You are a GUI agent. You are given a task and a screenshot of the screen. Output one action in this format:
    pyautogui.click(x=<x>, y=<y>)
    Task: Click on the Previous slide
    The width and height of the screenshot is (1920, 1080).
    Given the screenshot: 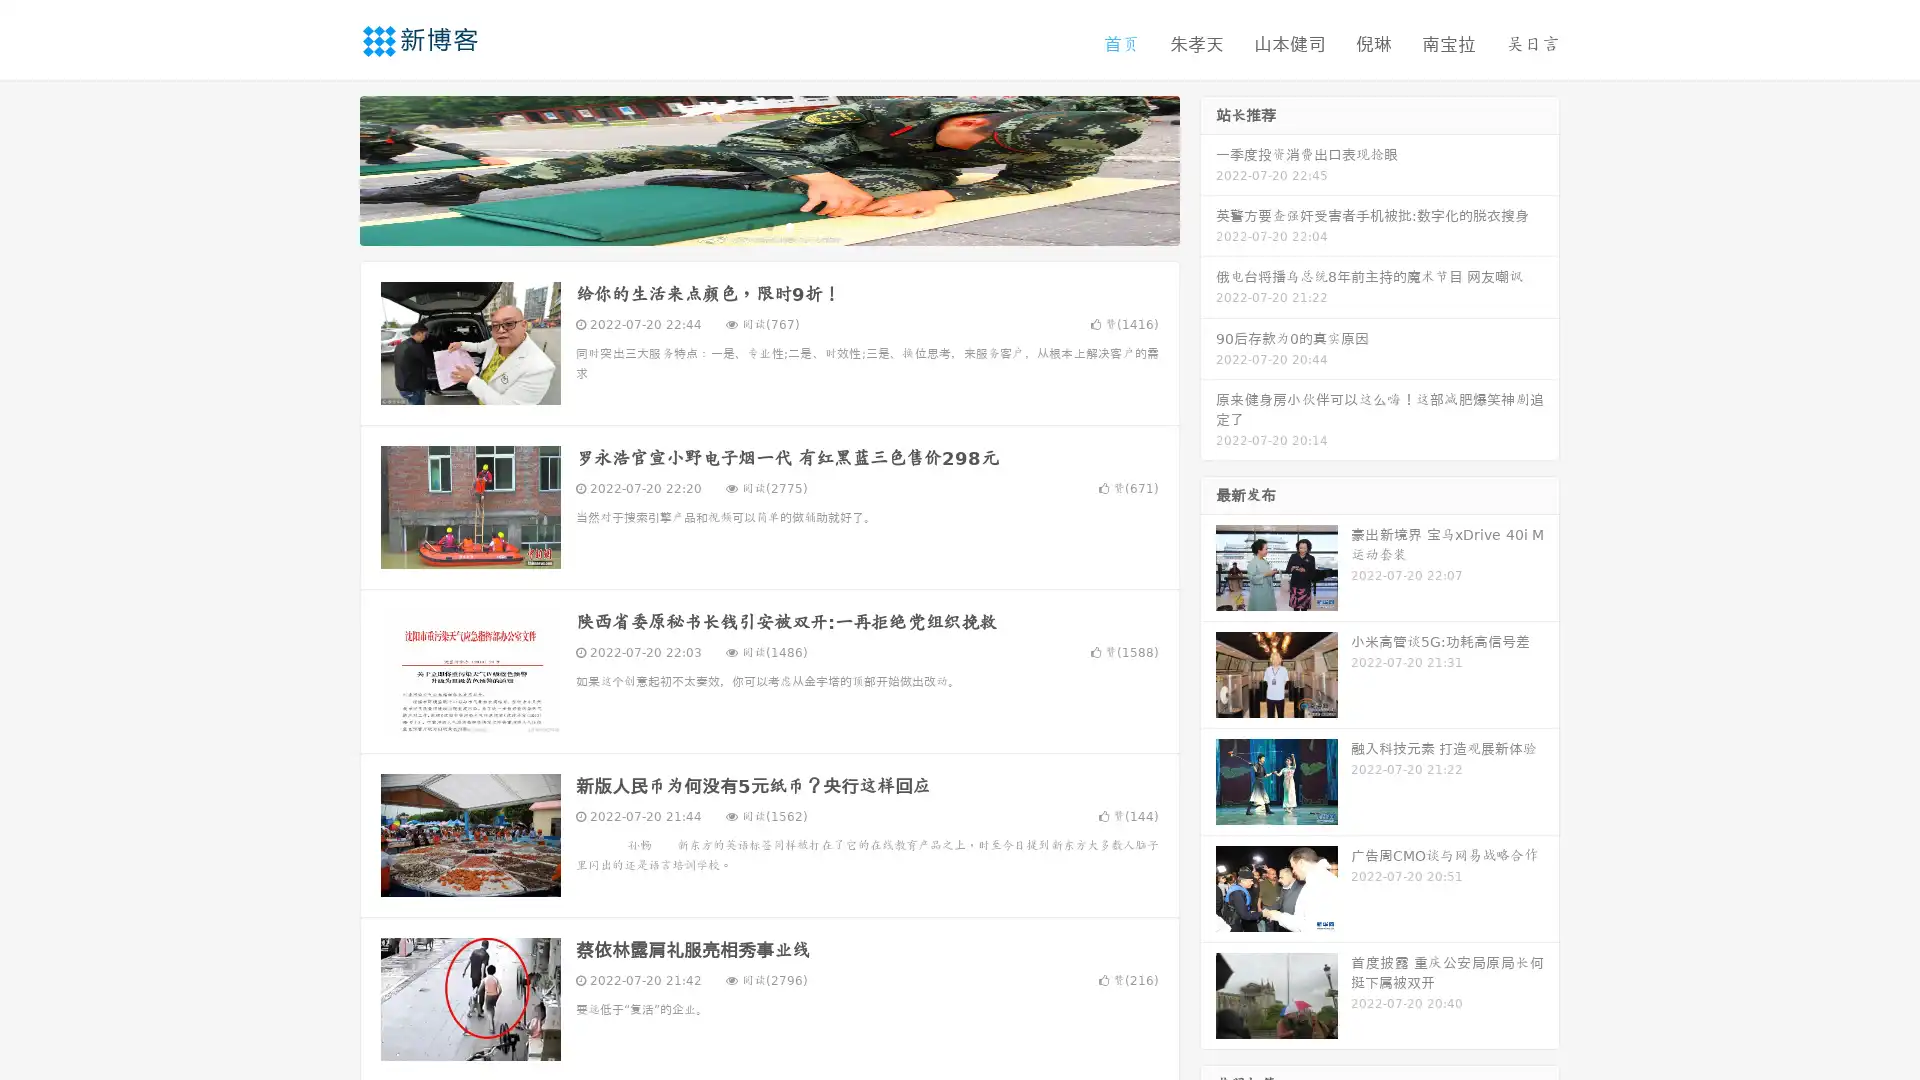 What is the action you would take?
    pyautogui.click(x=330, y=168)
    